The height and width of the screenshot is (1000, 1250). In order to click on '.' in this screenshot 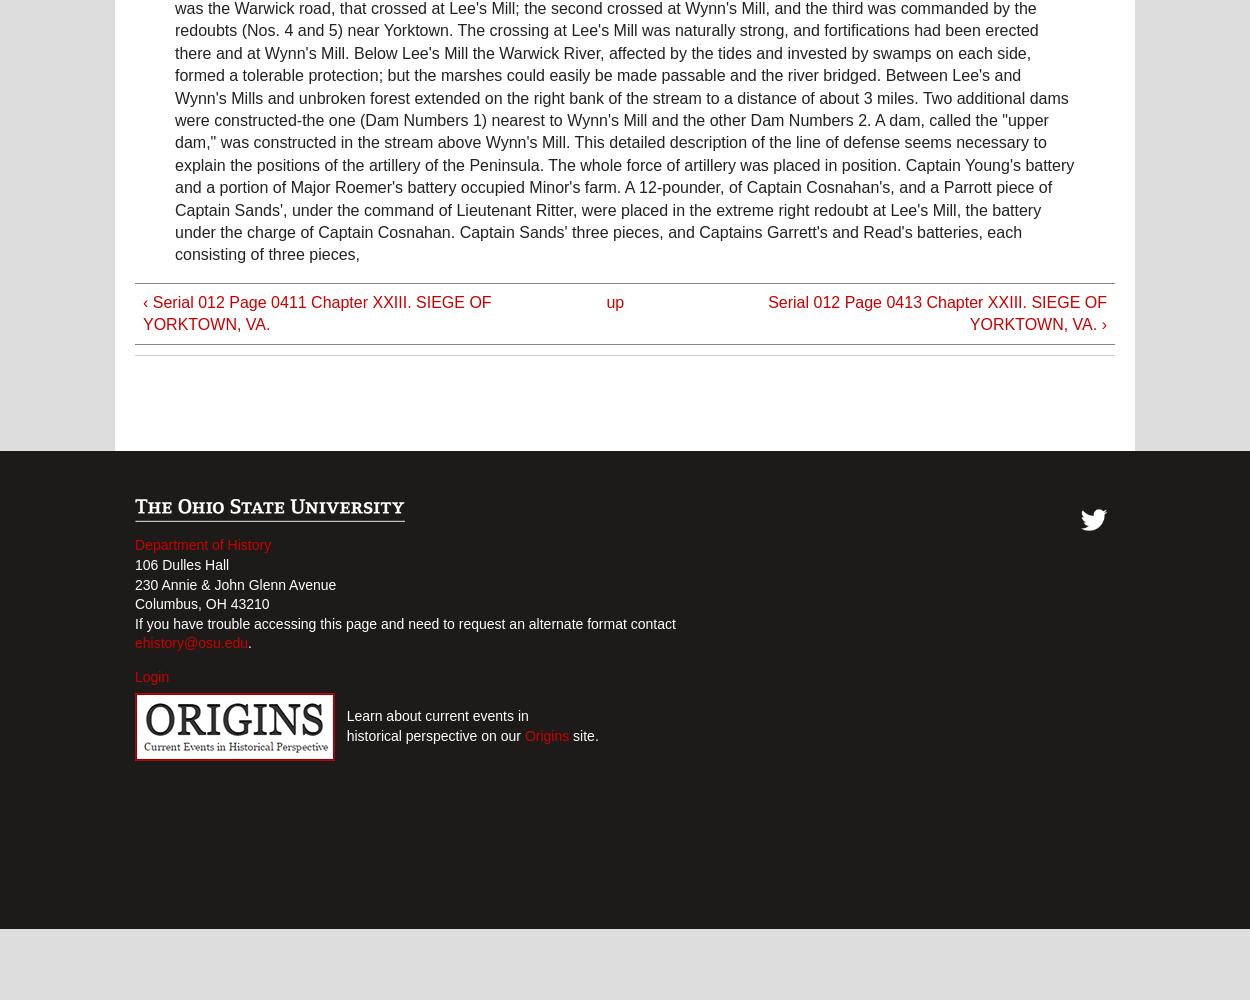, I will do `click(248, 643)`.